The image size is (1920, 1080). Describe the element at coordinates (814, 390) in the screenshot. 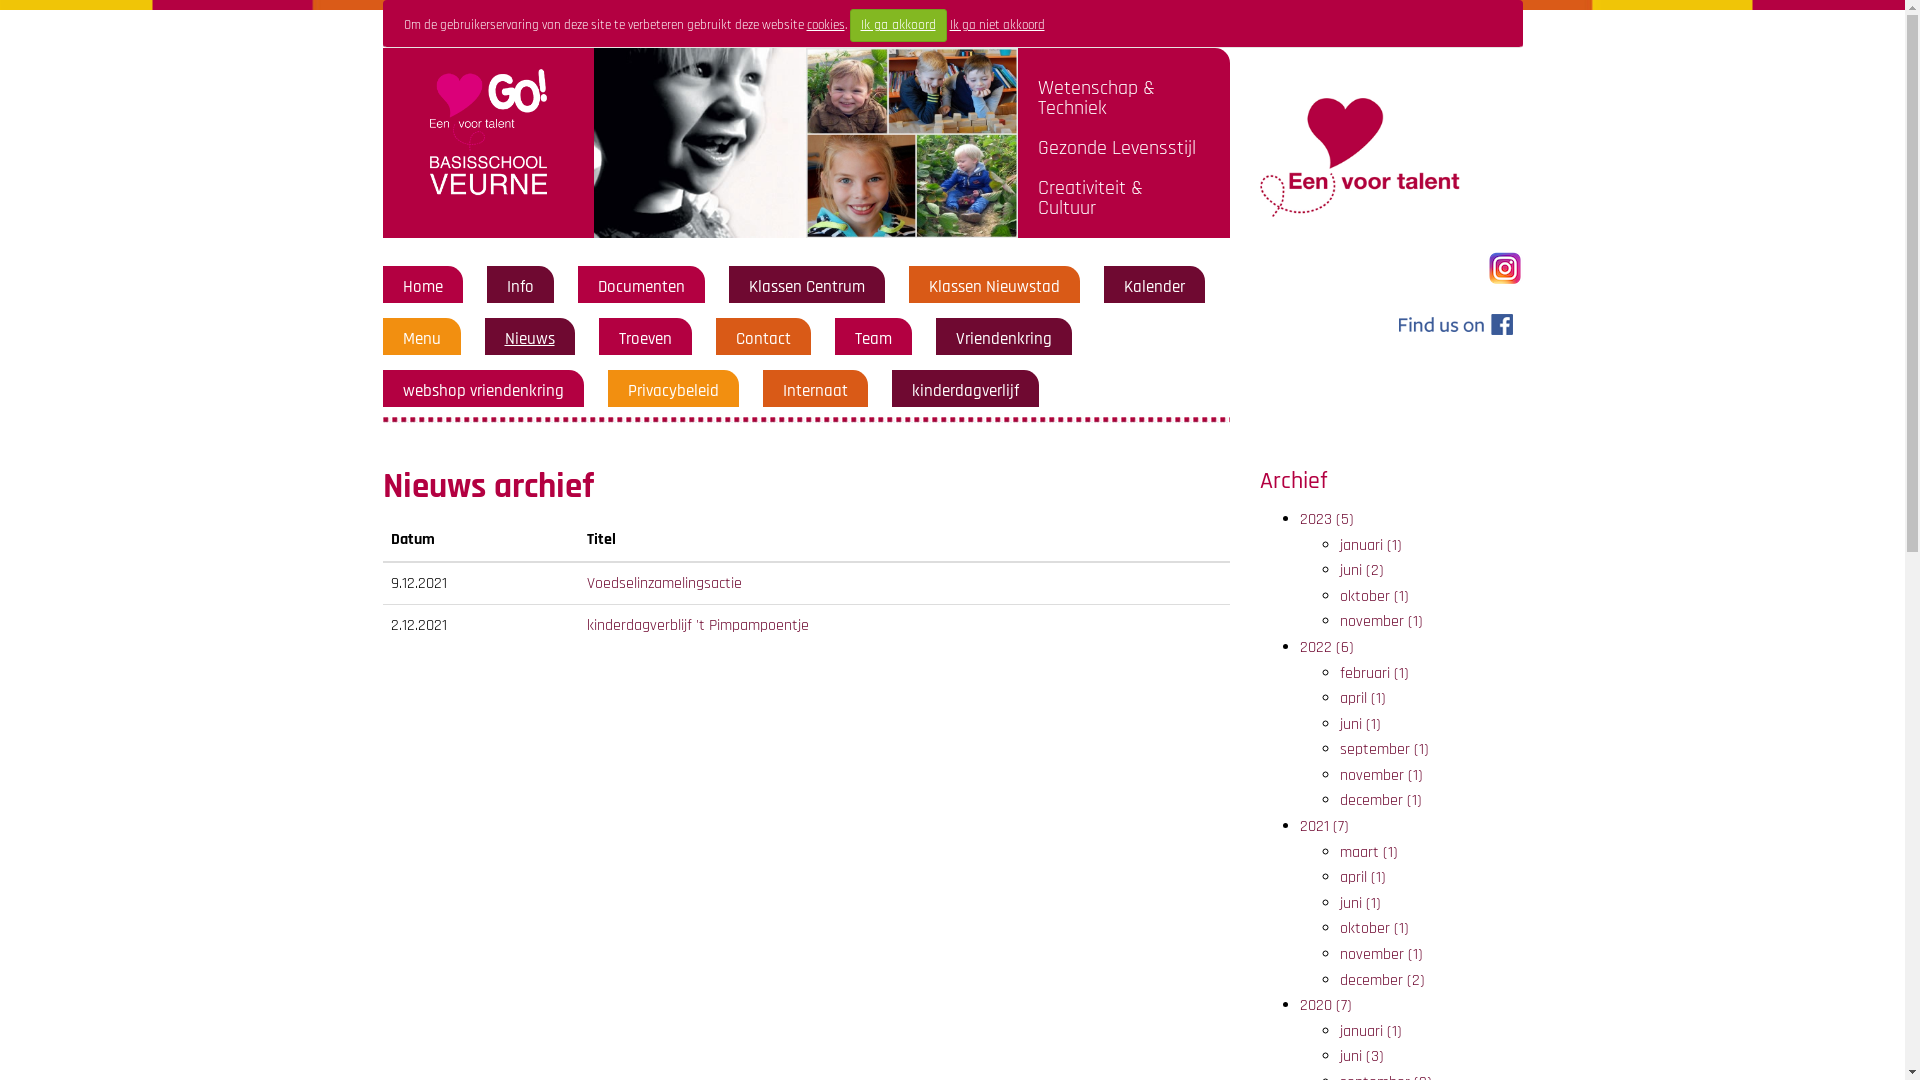

I see `'Internaat'` at that location.